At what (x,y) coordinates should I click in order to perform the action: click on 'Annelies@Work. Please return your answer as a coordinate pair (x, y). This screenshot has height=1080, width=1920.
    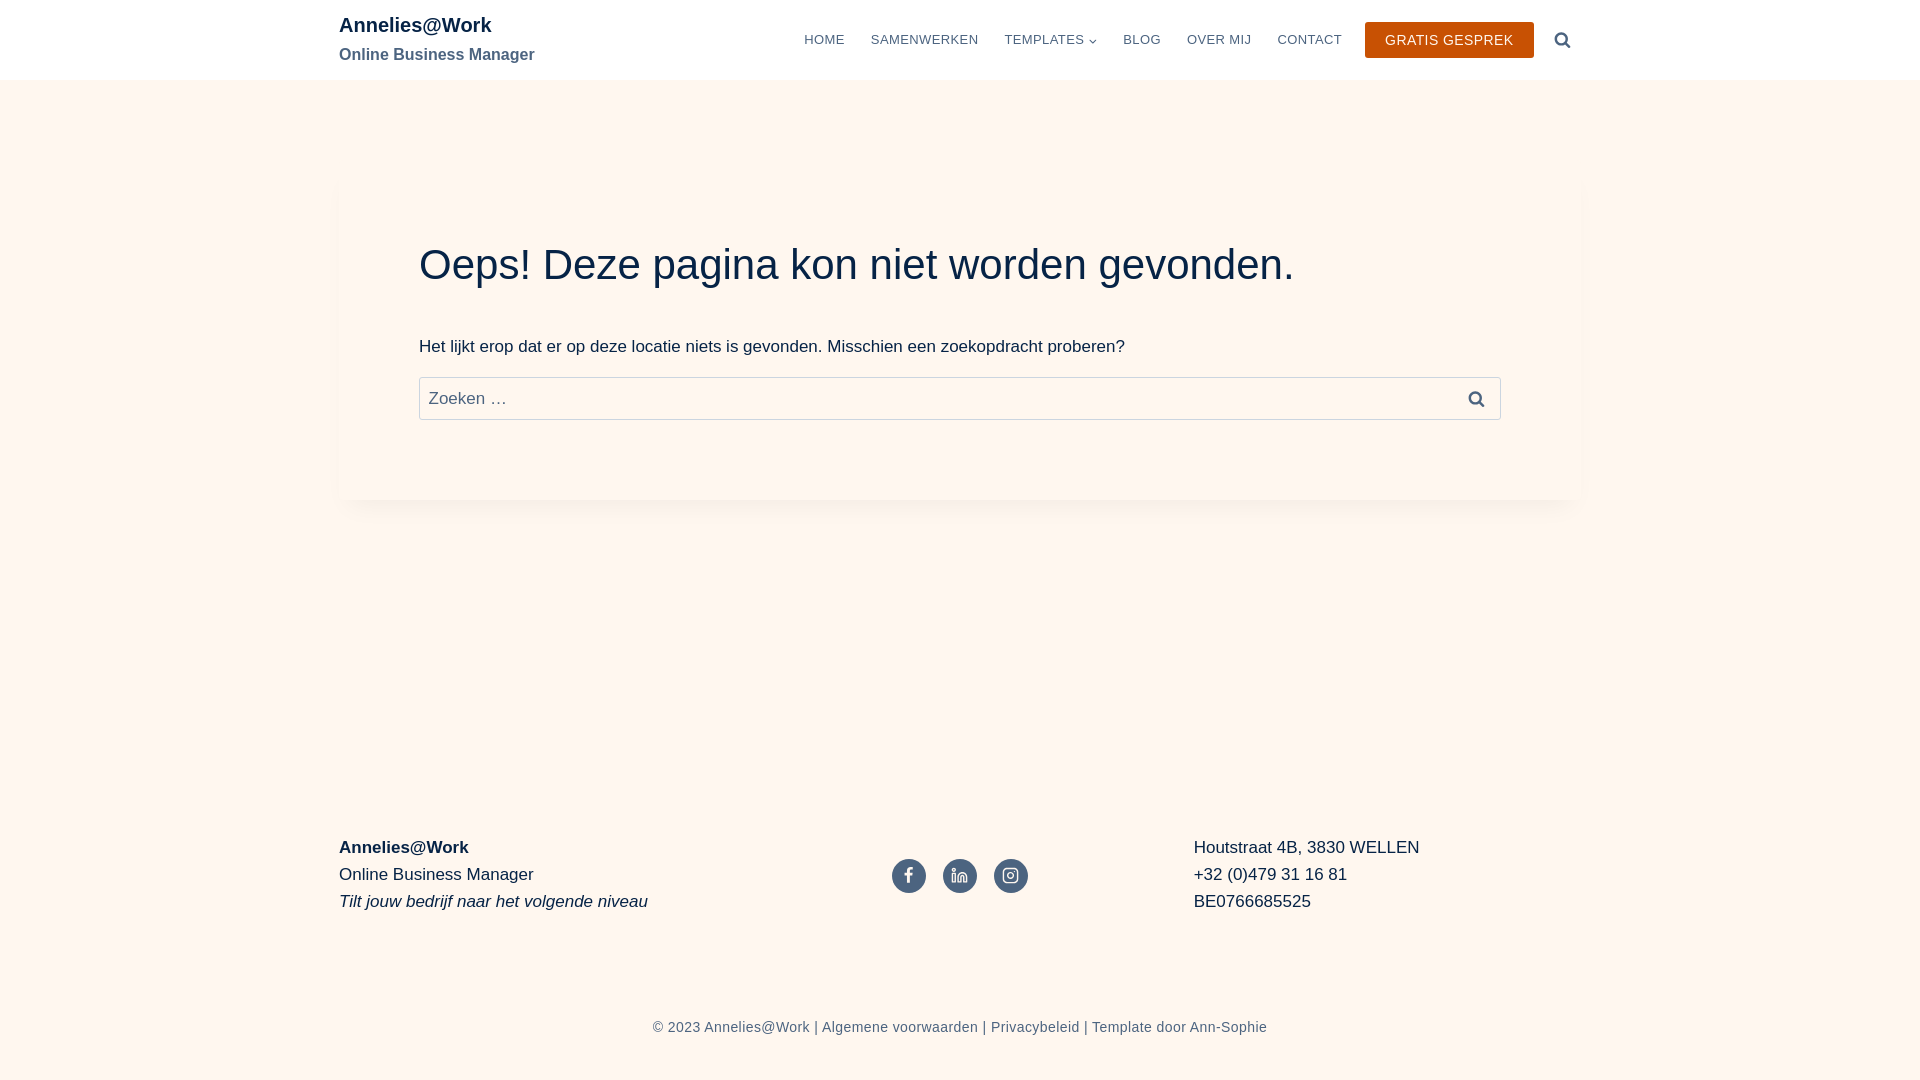
    Looking at the image, I should click on (435, 39).